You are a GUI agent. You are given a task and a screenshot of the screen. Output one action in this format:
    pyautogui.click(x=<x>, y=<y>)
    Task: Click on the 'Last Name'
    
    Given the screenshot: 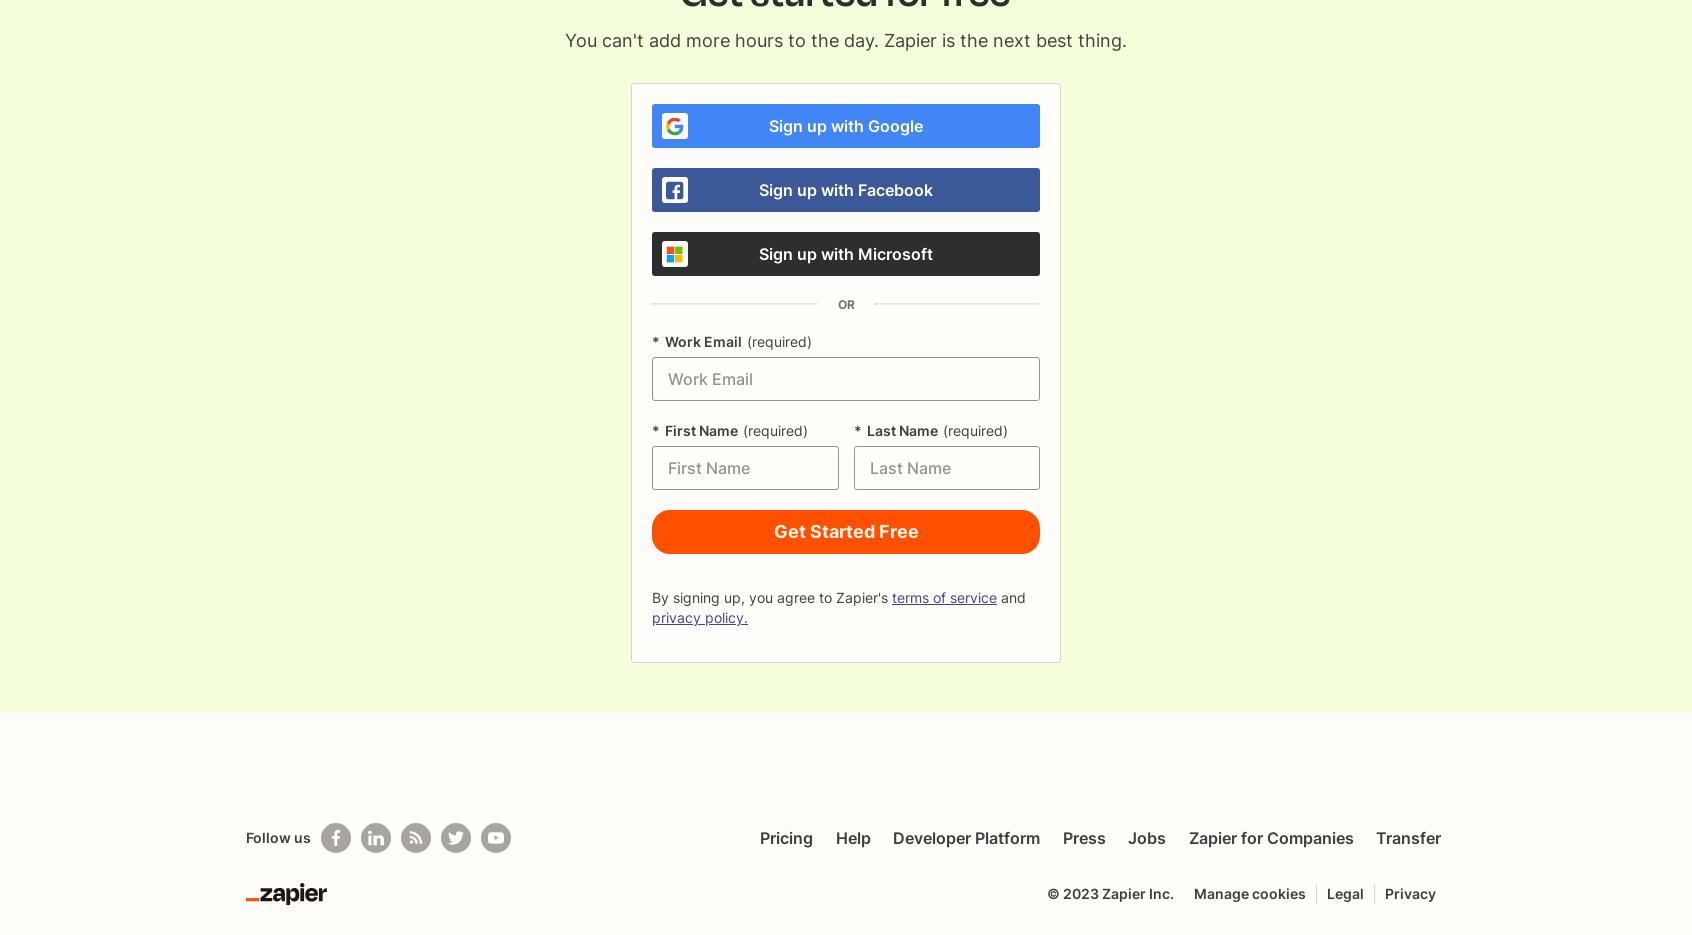 What is the action you would take?
    pyautogui.click(x=900, y=429)
    